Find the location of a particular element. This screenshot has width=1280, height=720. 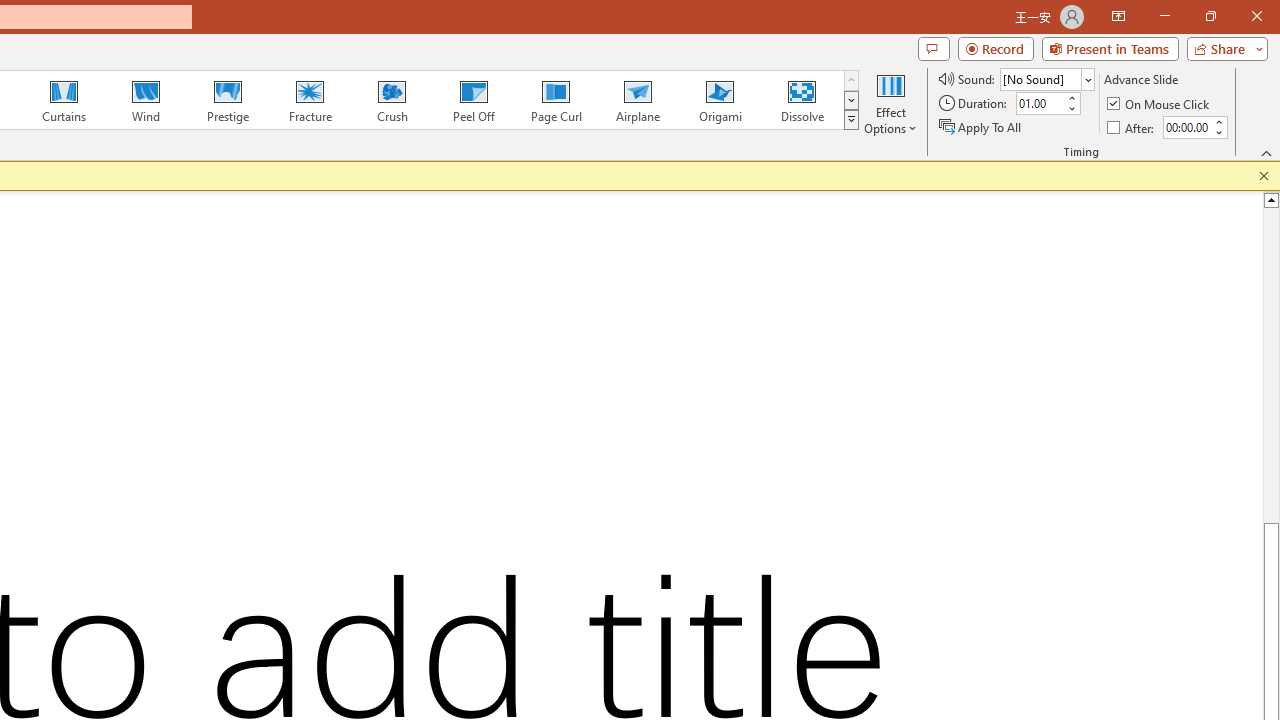

'Apply To All' is located at coordinates (981, 127).